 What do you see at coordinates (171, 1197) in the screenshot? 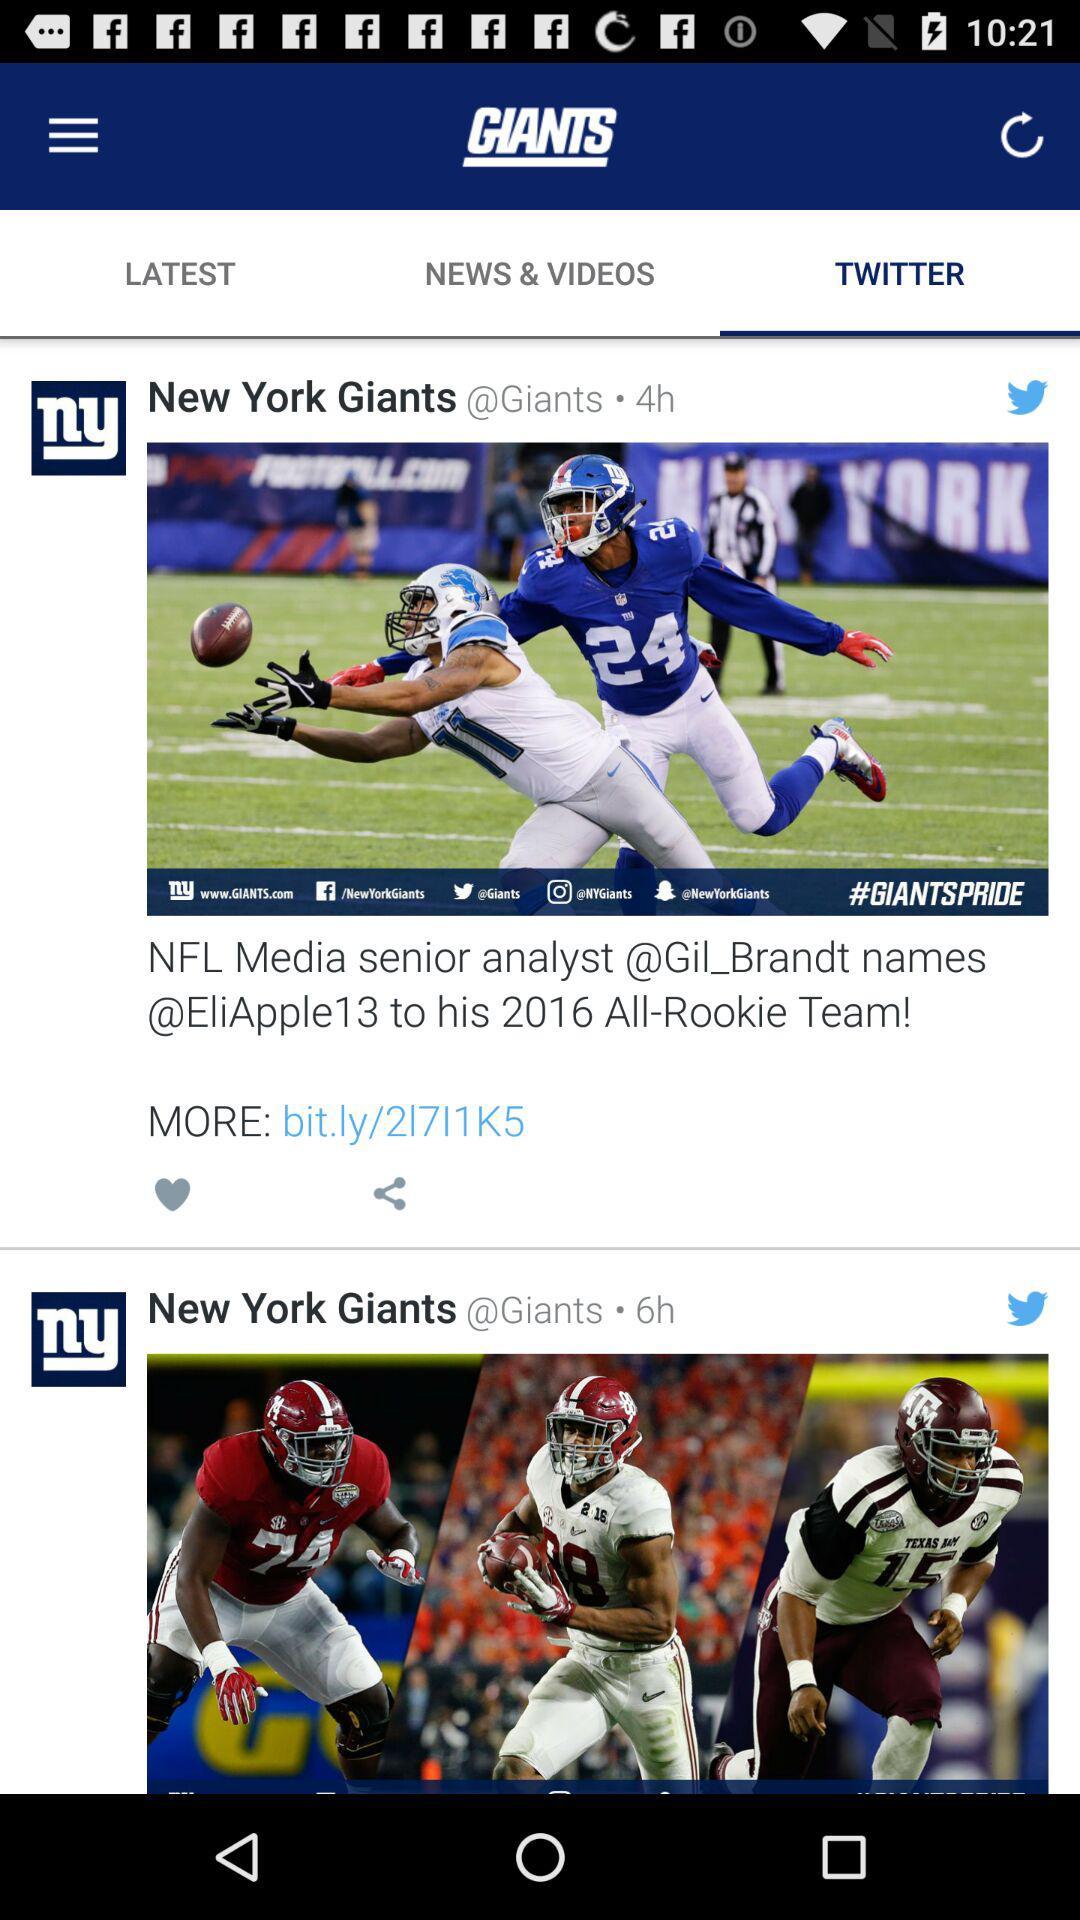
I see `the icon on the left` at bounding box center [171, 1197].